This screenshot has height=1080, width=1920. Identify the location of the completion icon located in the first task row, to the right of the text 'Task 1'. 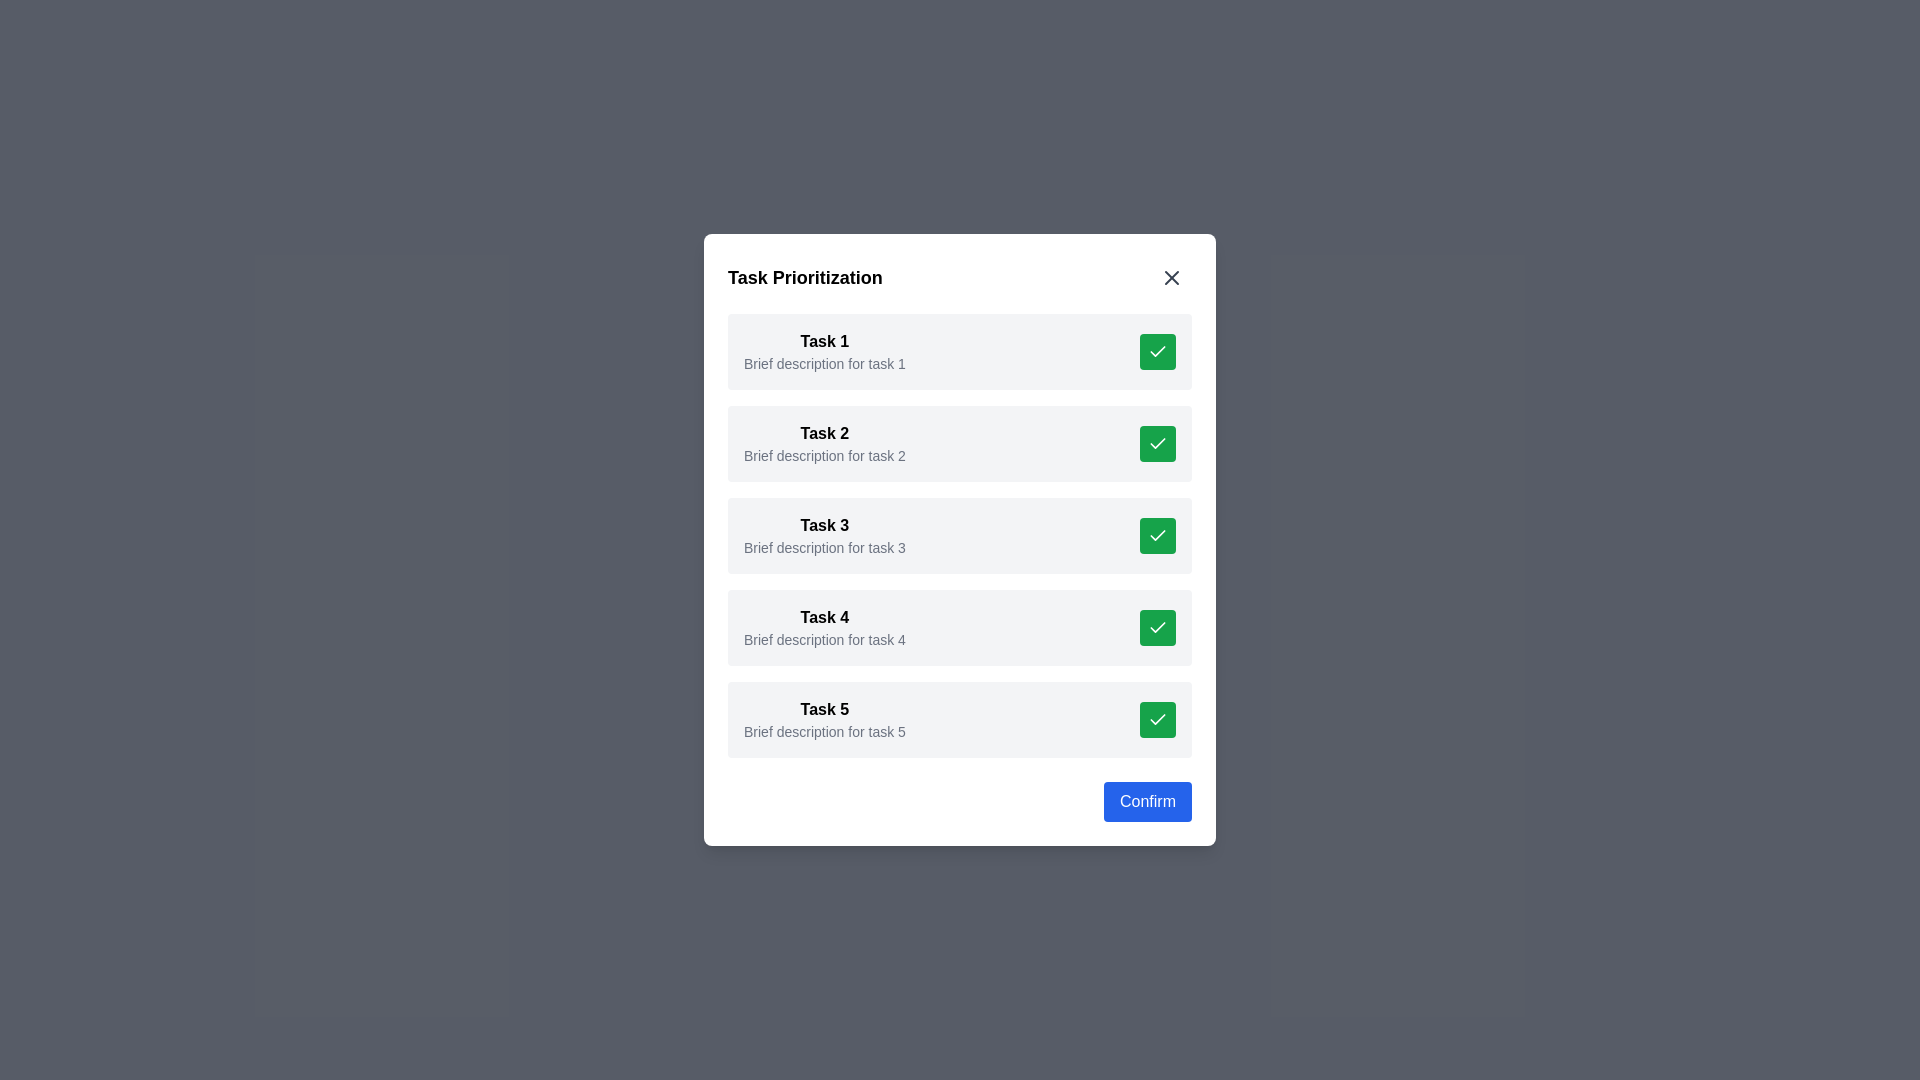
(1157, 350).